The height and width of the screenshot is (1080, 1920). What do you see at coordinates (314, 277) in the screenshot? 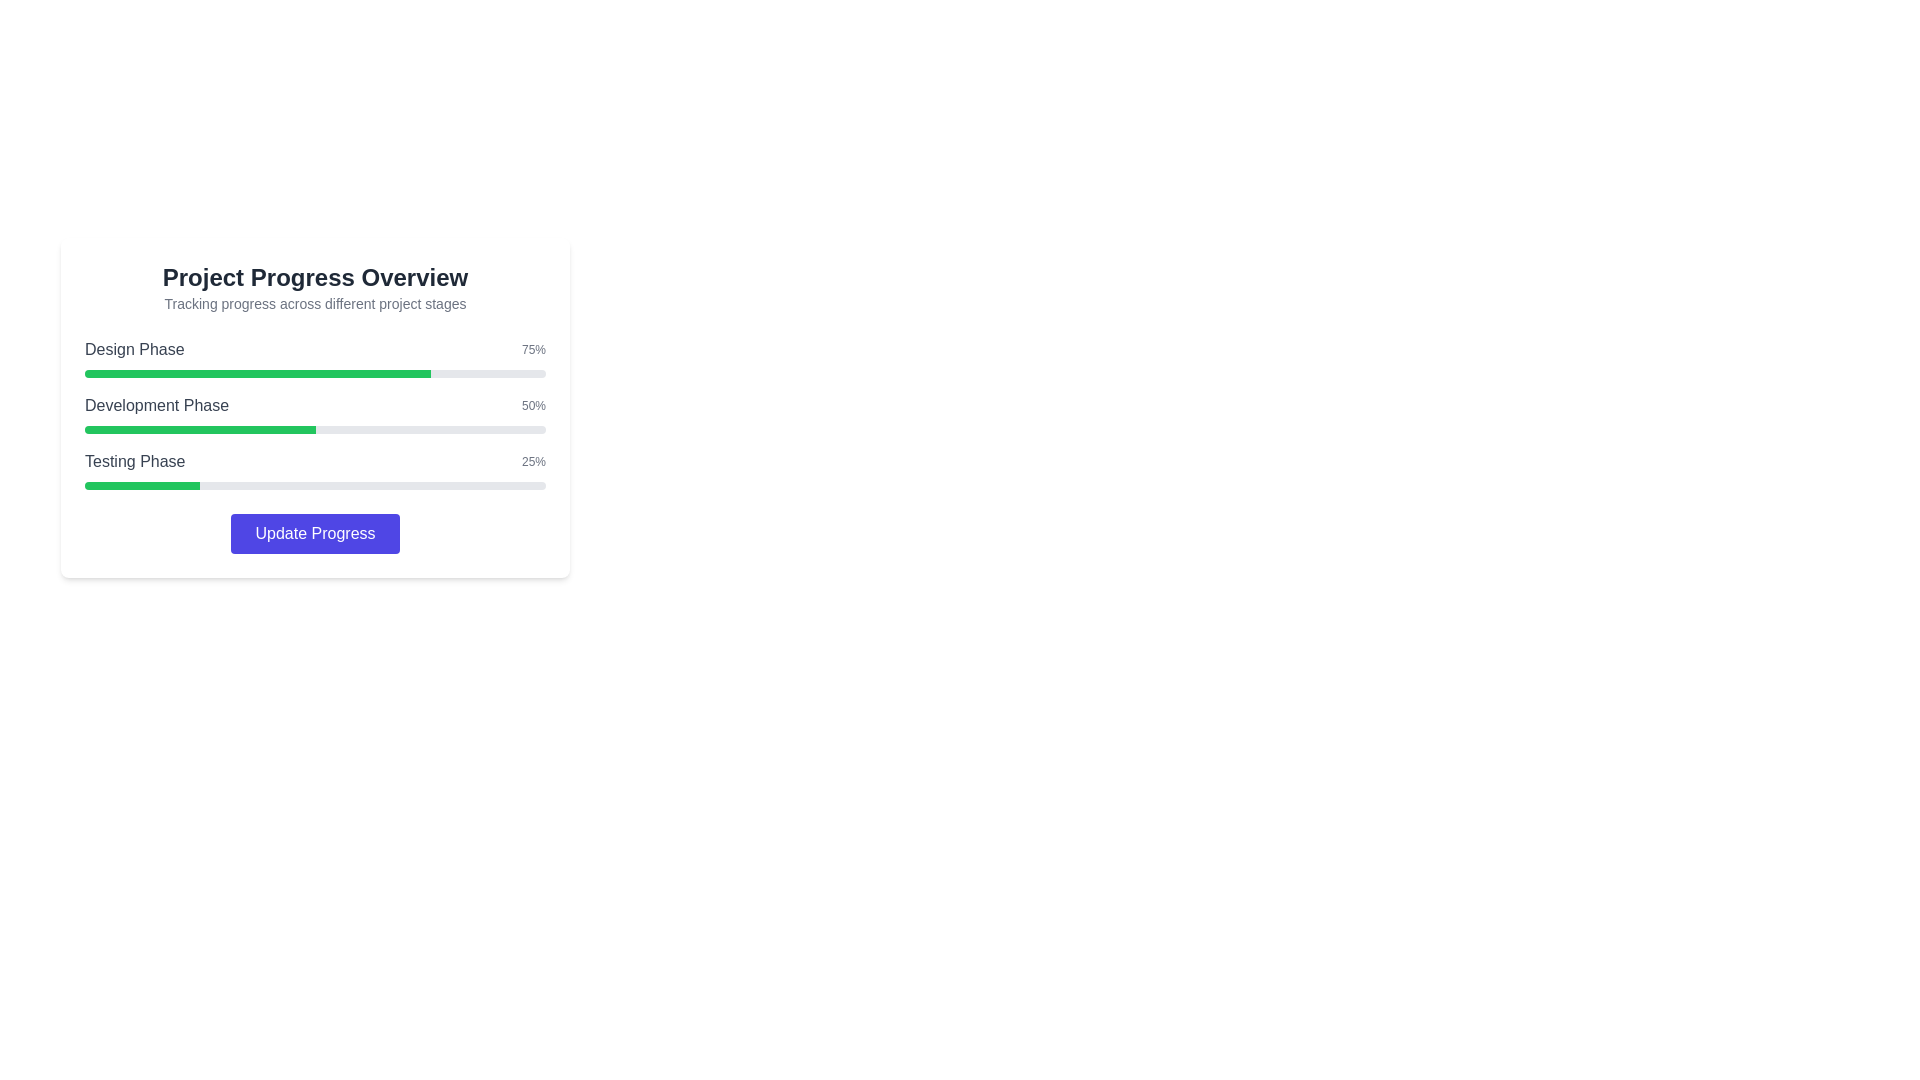
I see `the heading titled 'Project Progress Overview', which is displayed in a large, bold, dark gray font at the top of its card layout` at bounding box center [314, 277].